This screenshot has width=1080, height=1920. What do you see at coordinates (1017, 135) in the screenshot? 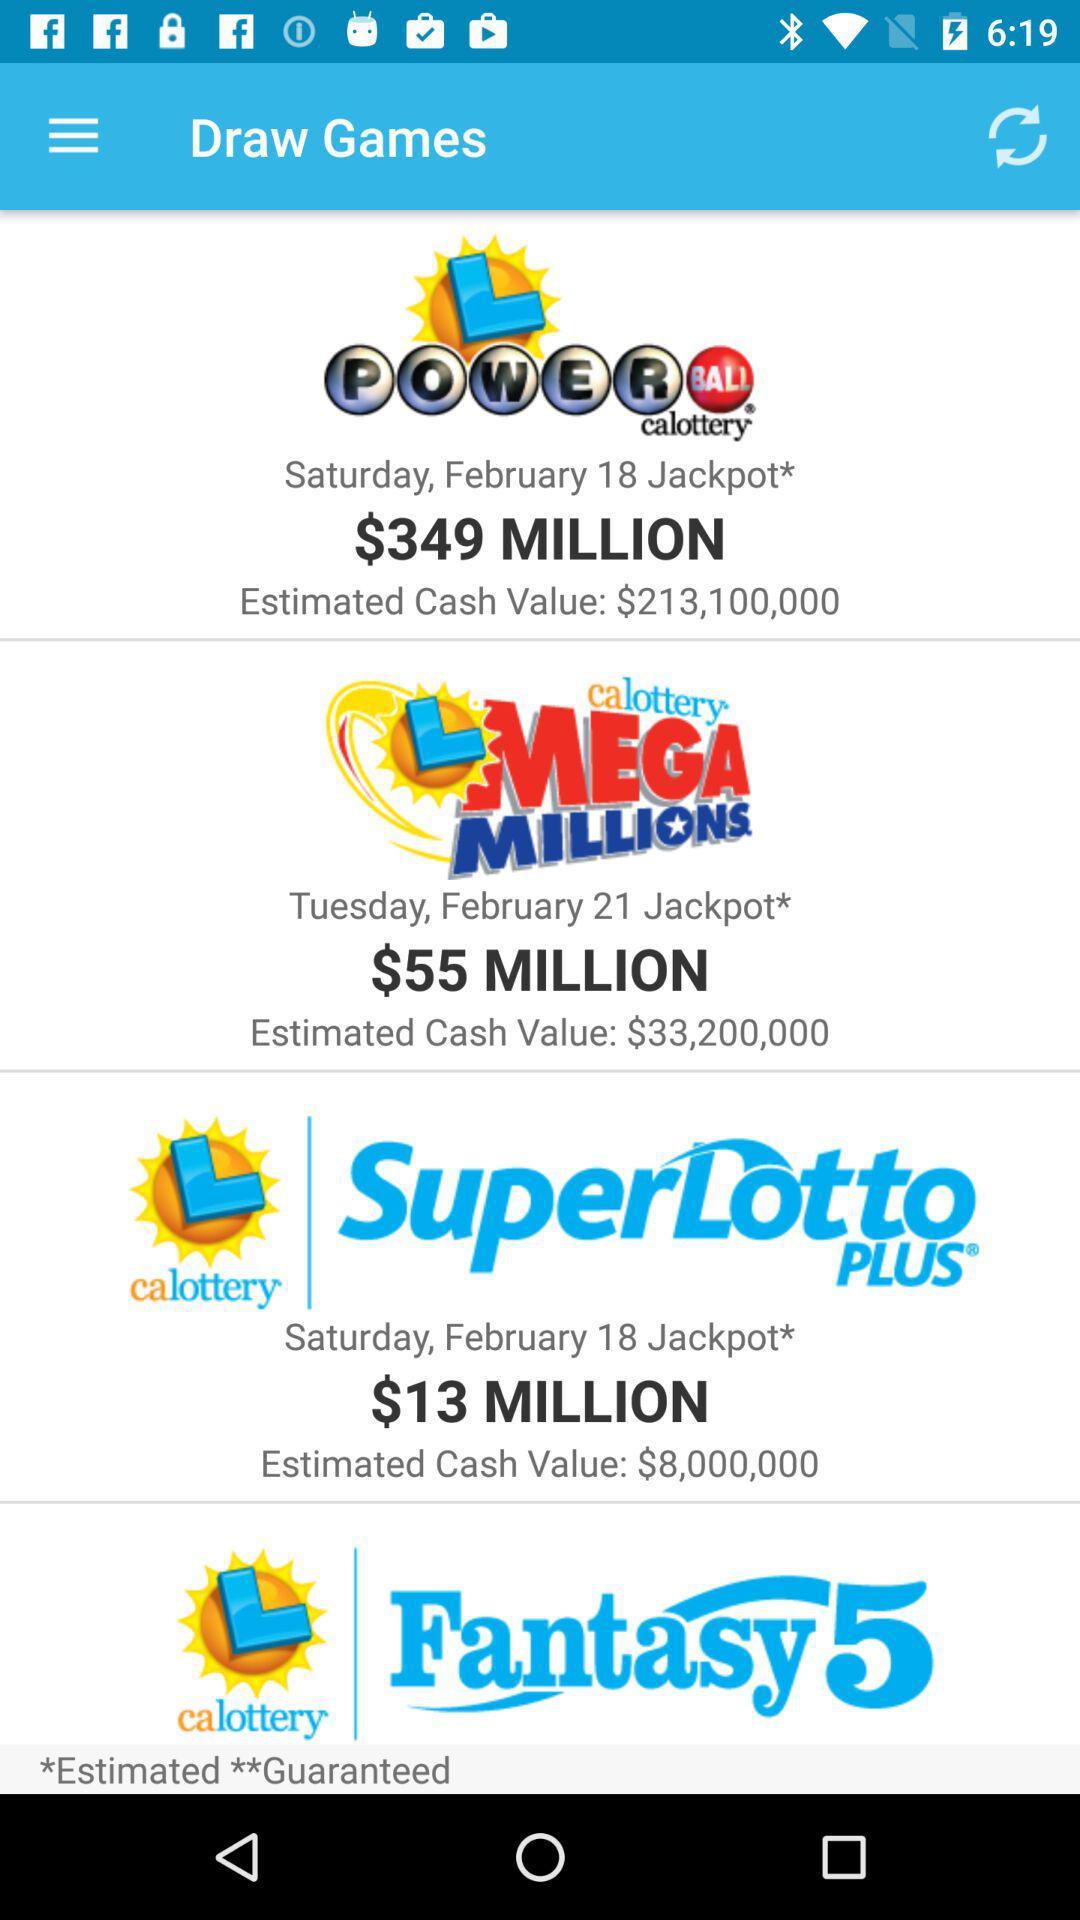
I see `the app next to the draw games icon` at bounding box center [1017, 135].